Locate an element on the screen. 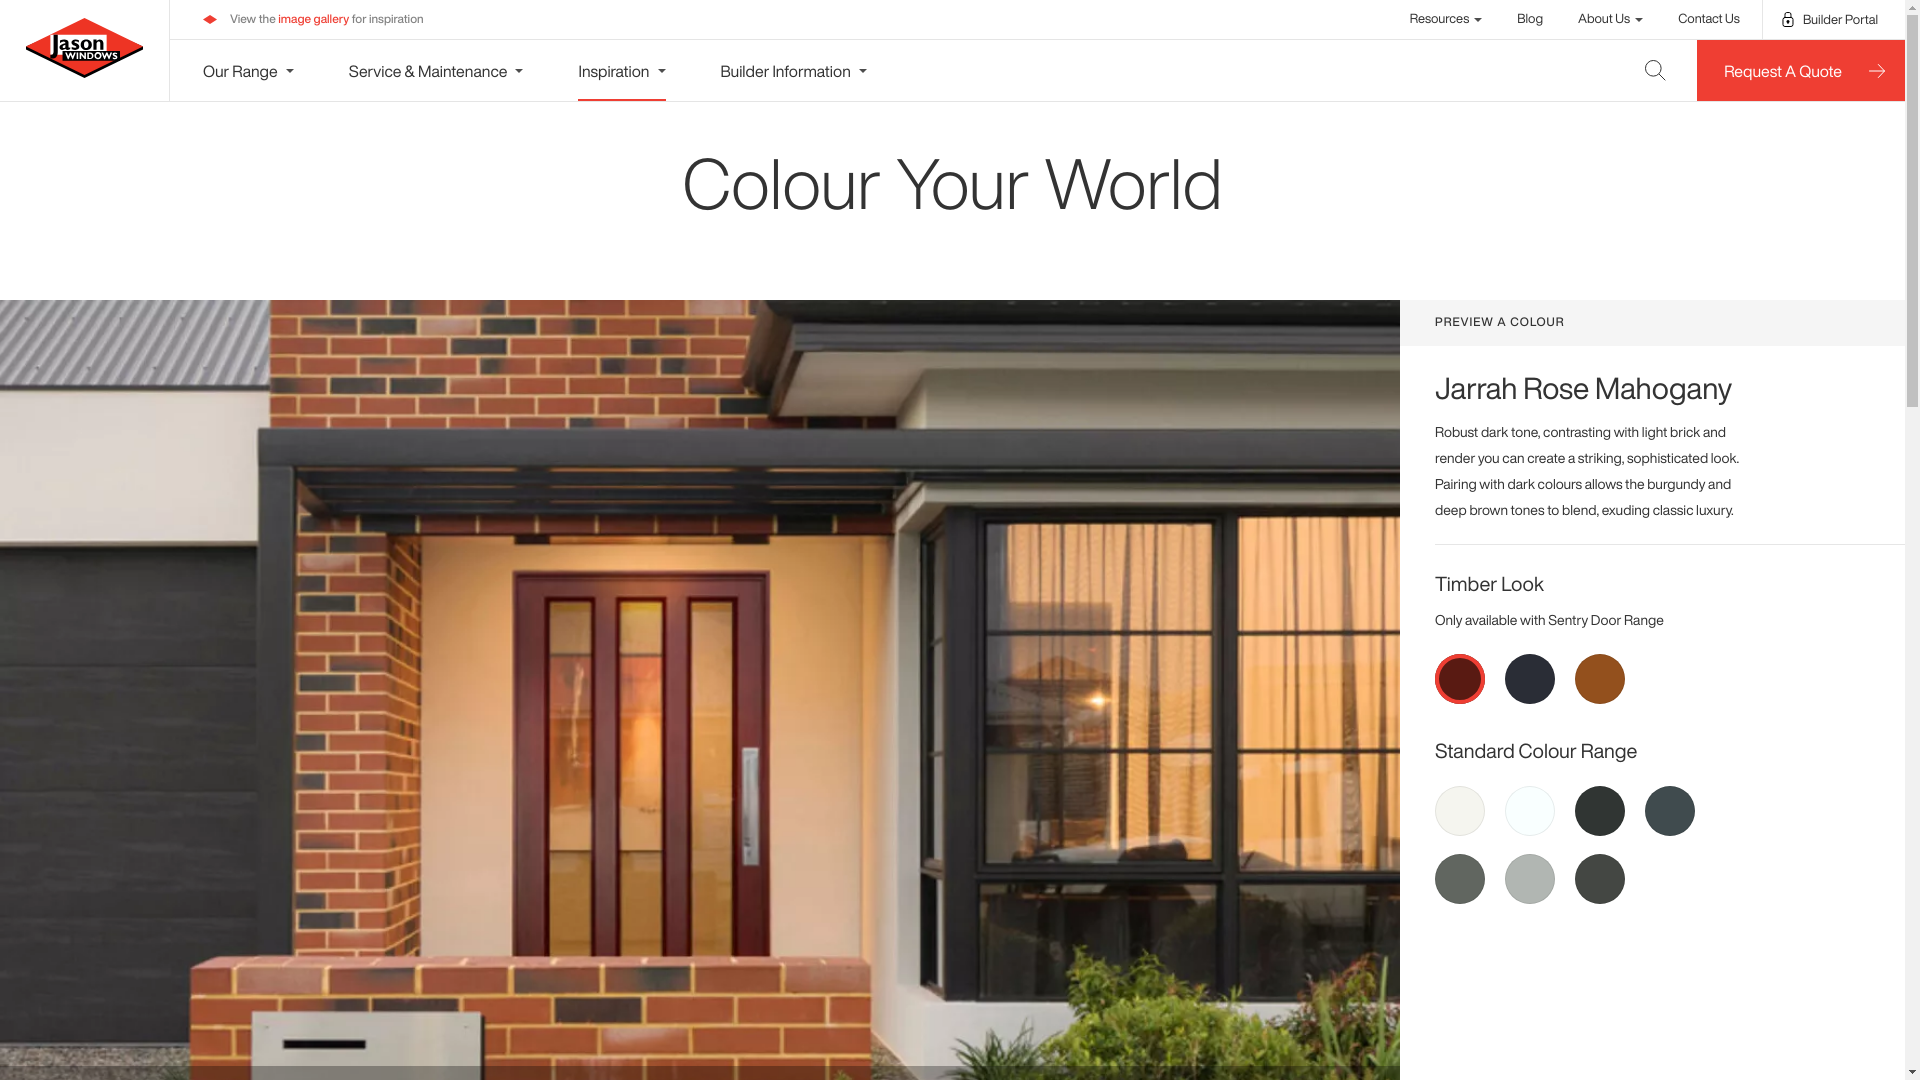 The width and height of the screenshot is (1920, 1080). 'Pearl White' is located at coordinates (1529, 810).